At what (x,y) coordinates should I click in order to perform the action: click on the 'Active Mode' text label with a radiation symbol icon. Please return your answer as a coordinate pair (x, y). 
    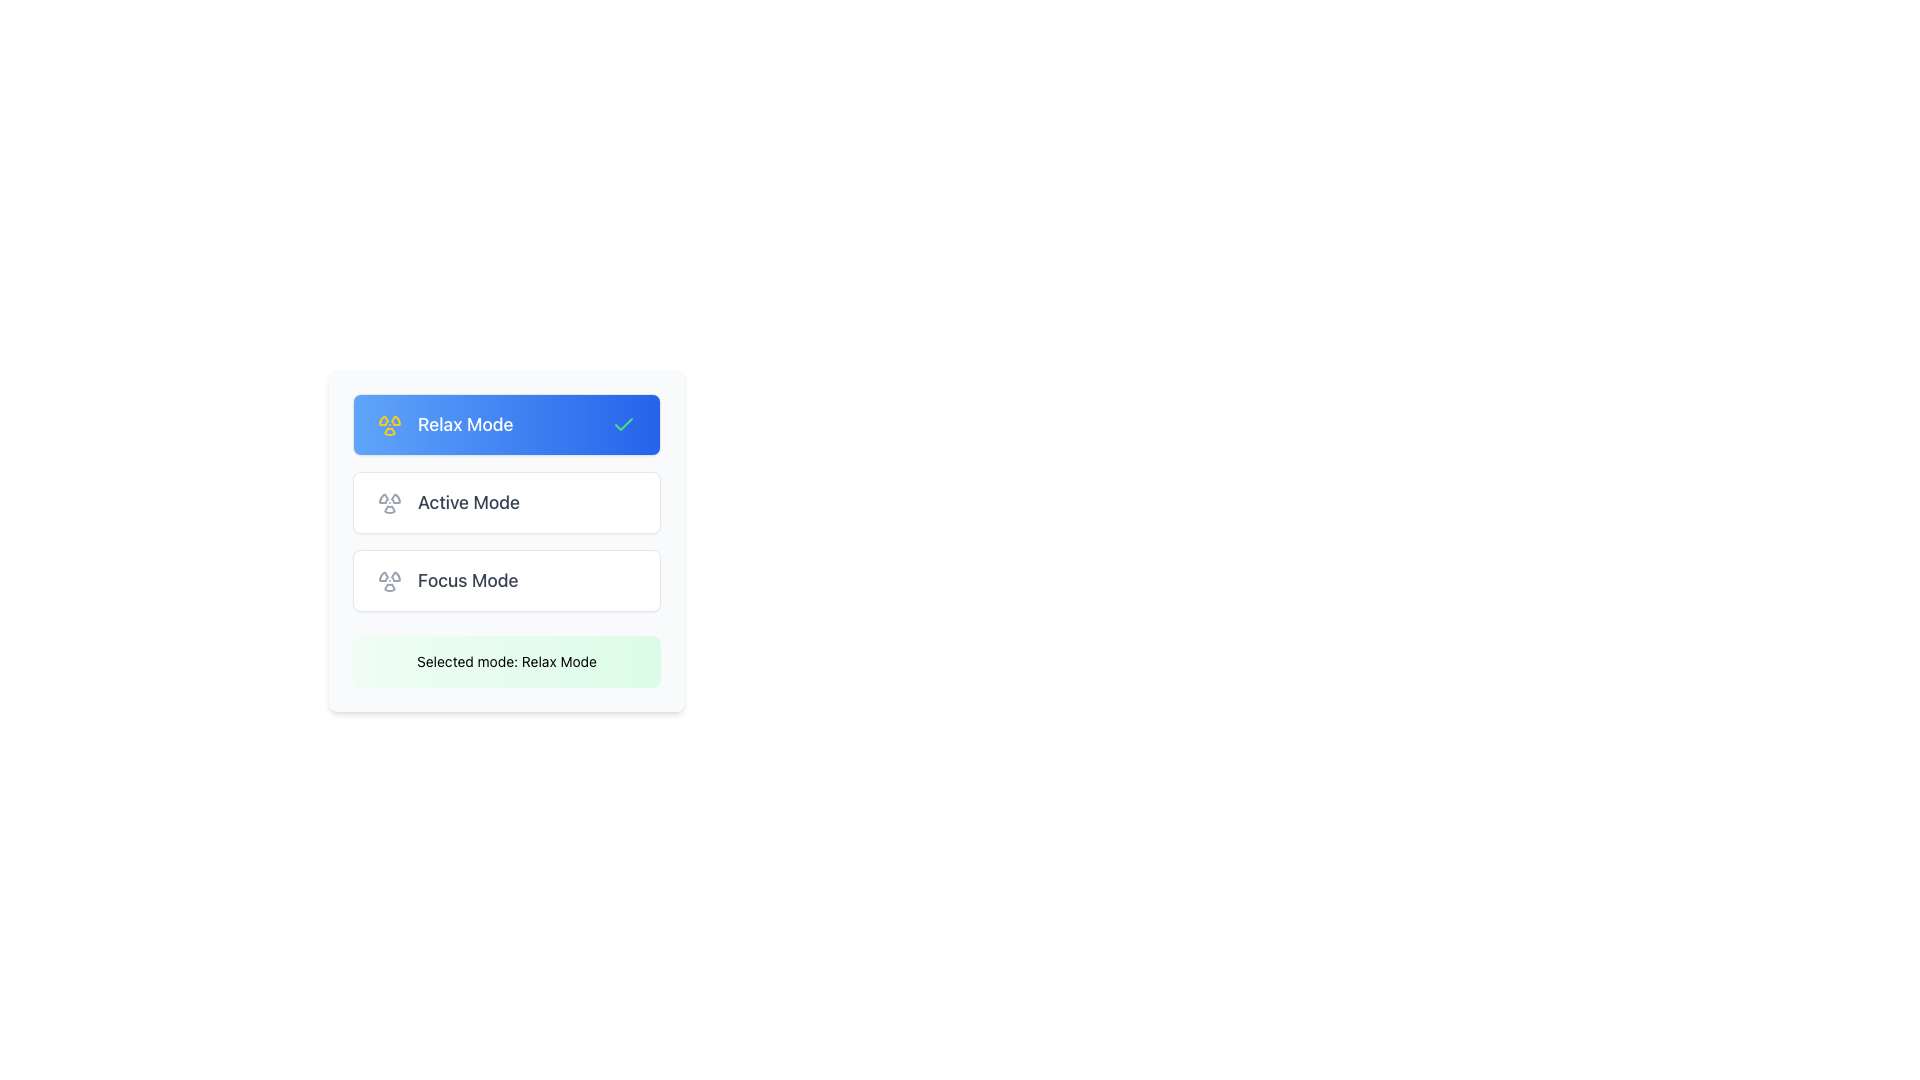
    Looking at the image, I should click on (448, 501).